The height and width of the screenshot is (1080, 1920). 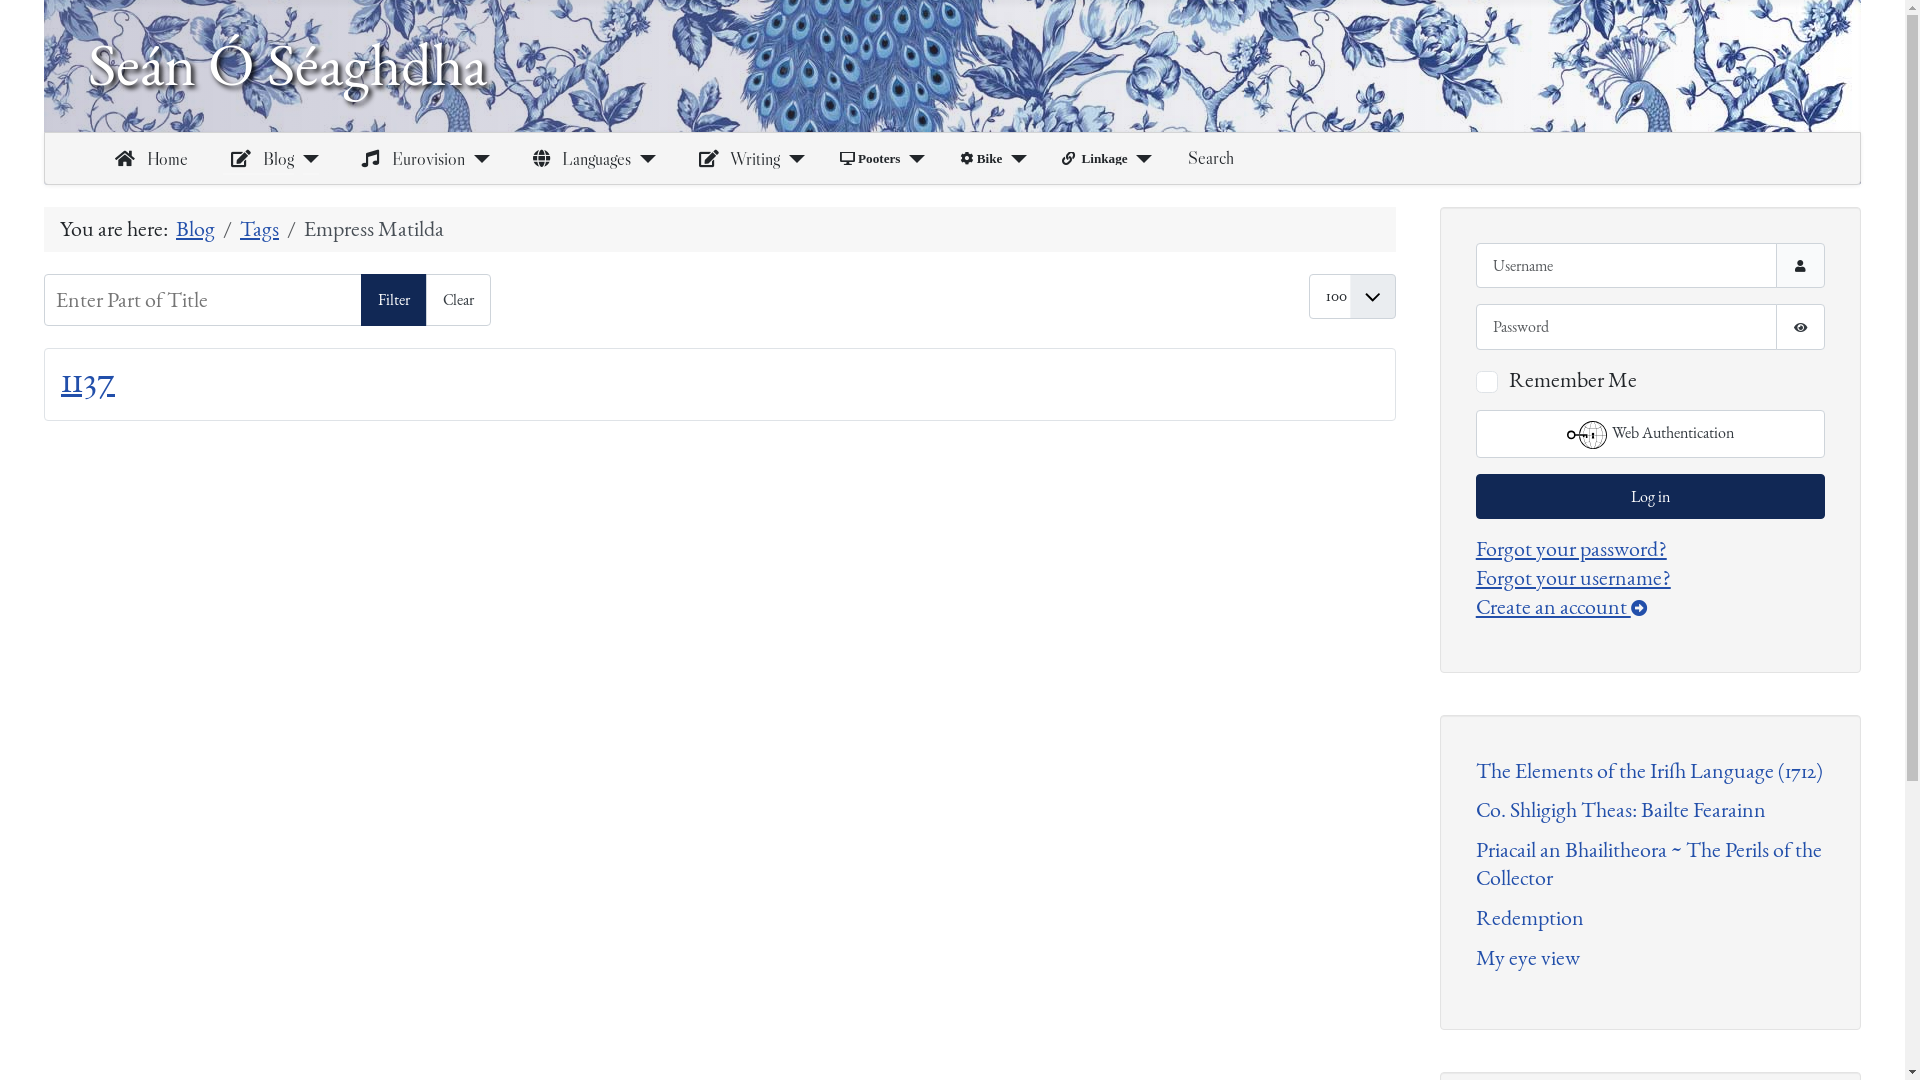 What do you see at coordinates (1800, 325) in the screenshot?
I see `'Show Password'` at bounding box center [1800, 325].